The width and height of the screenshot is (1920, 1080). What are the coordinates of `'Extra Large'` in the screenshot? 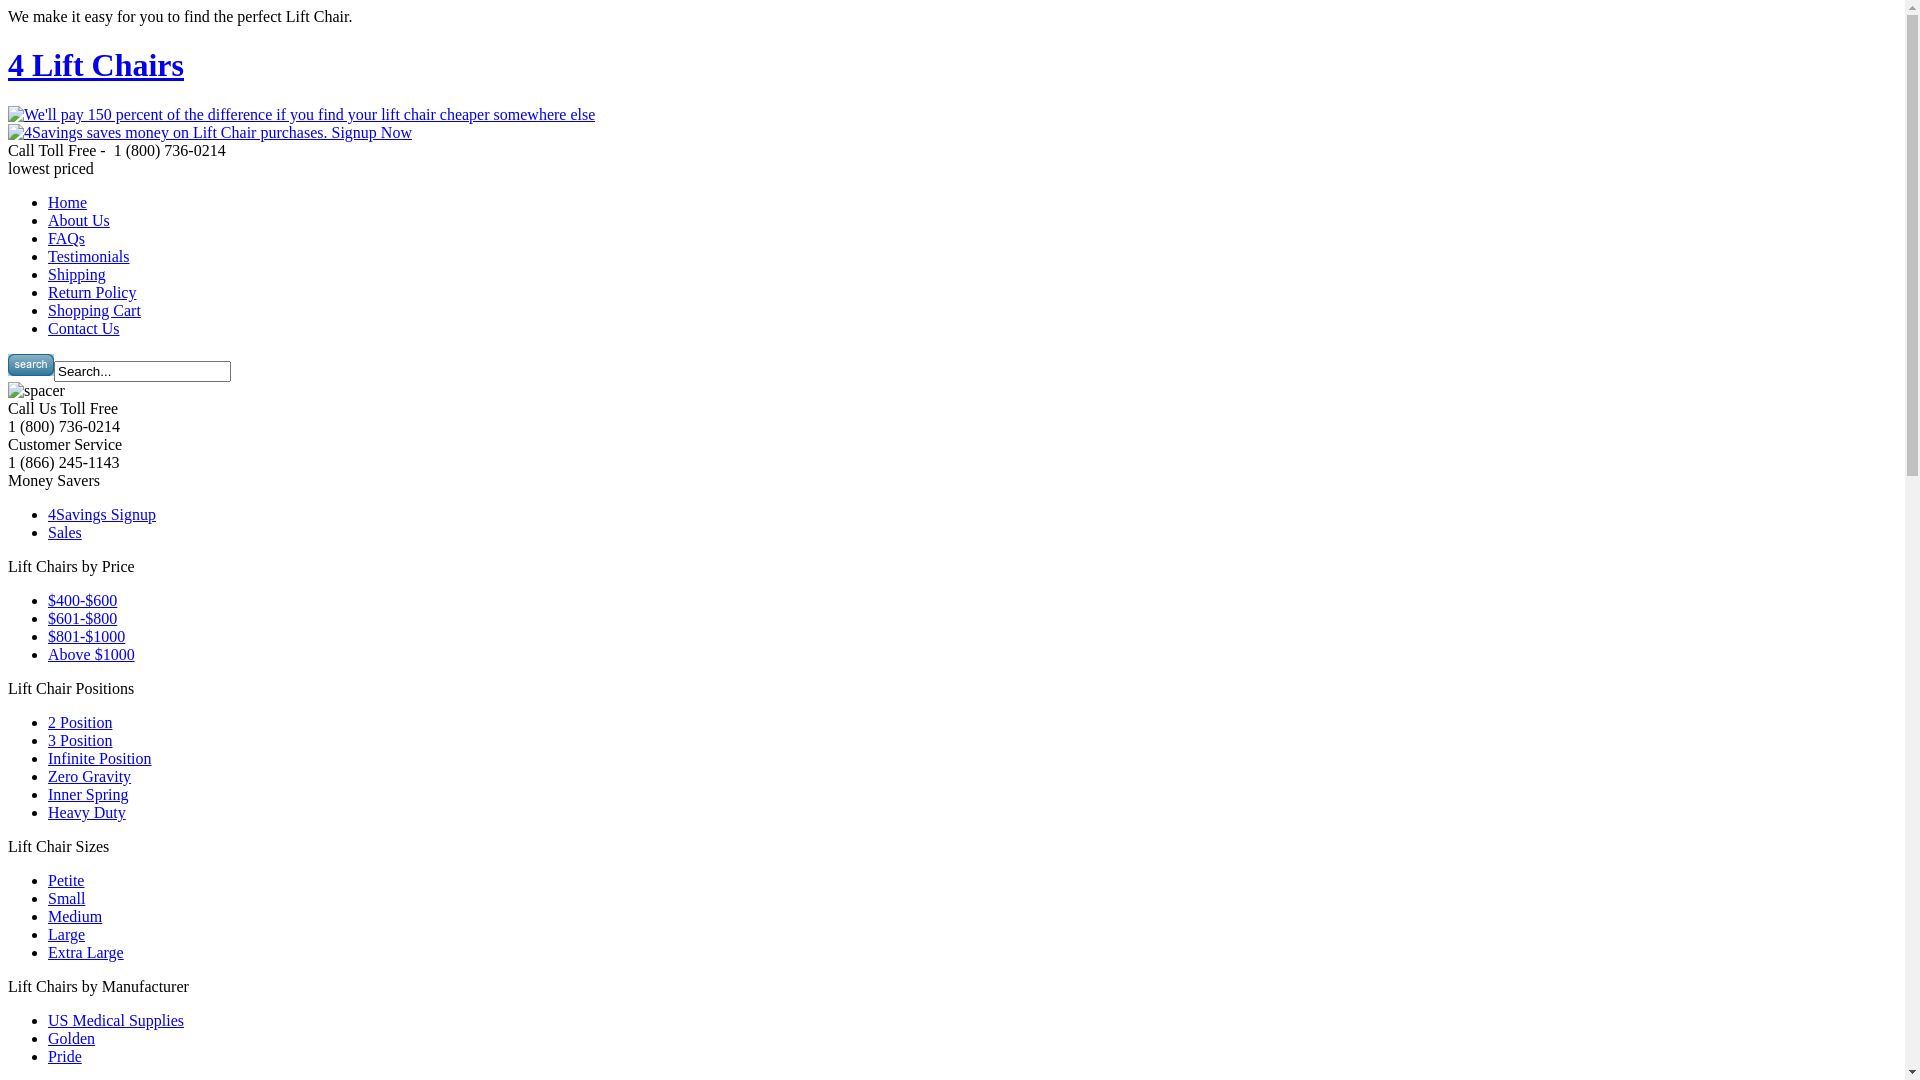 It's located at (85, 951).